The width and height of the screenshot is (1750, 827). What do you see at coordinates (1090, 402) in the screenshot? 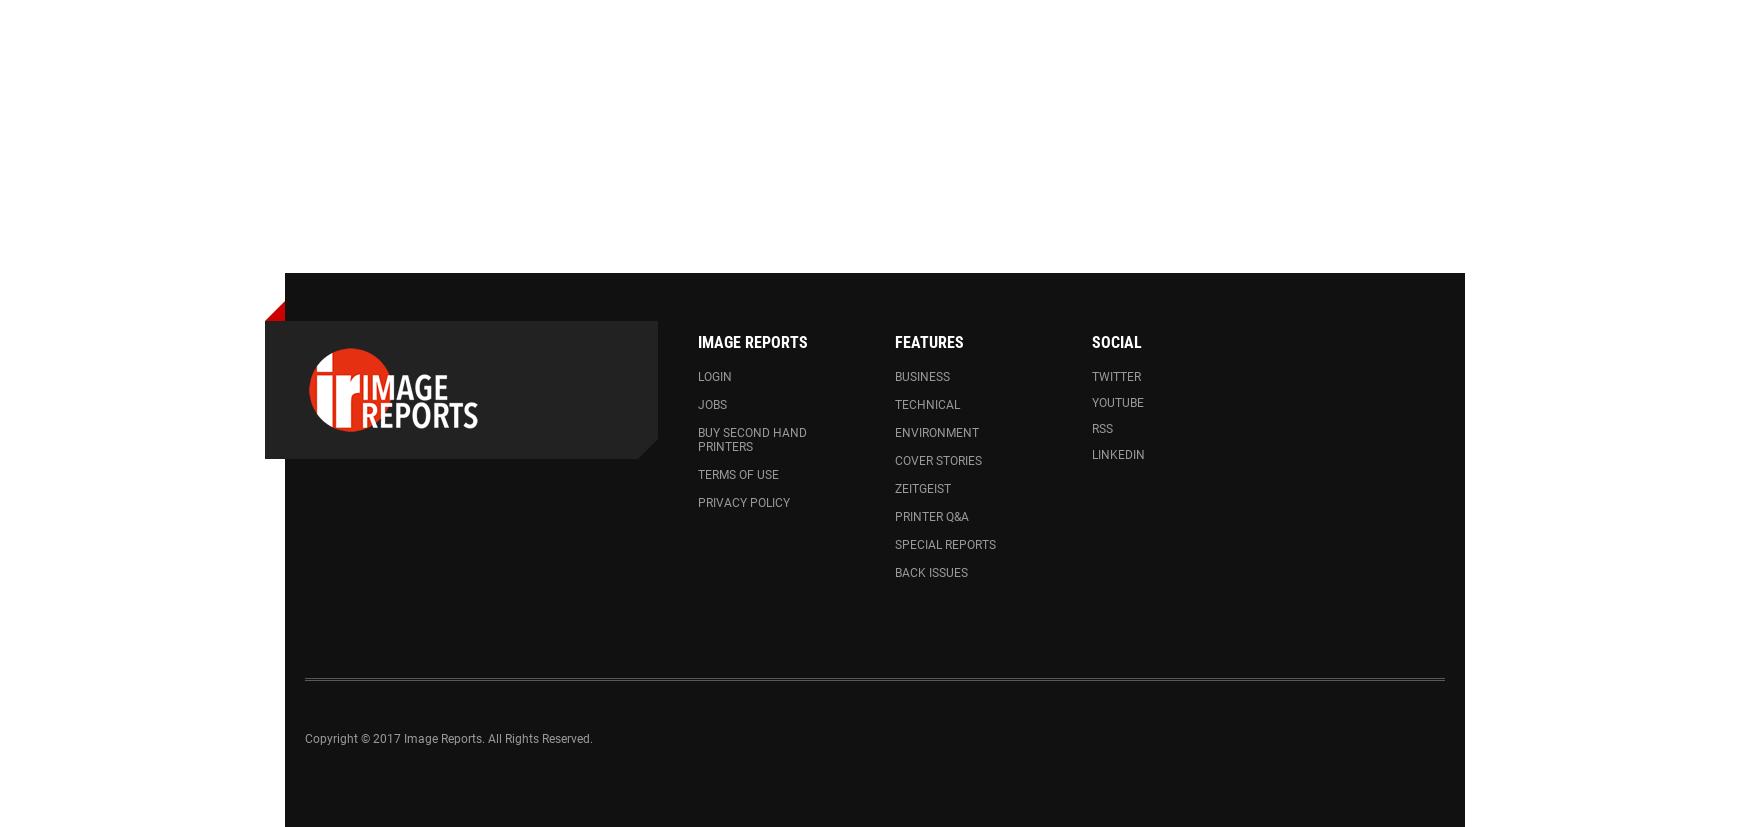
I see `'Youtube'` at bounding box center [1090, 402].